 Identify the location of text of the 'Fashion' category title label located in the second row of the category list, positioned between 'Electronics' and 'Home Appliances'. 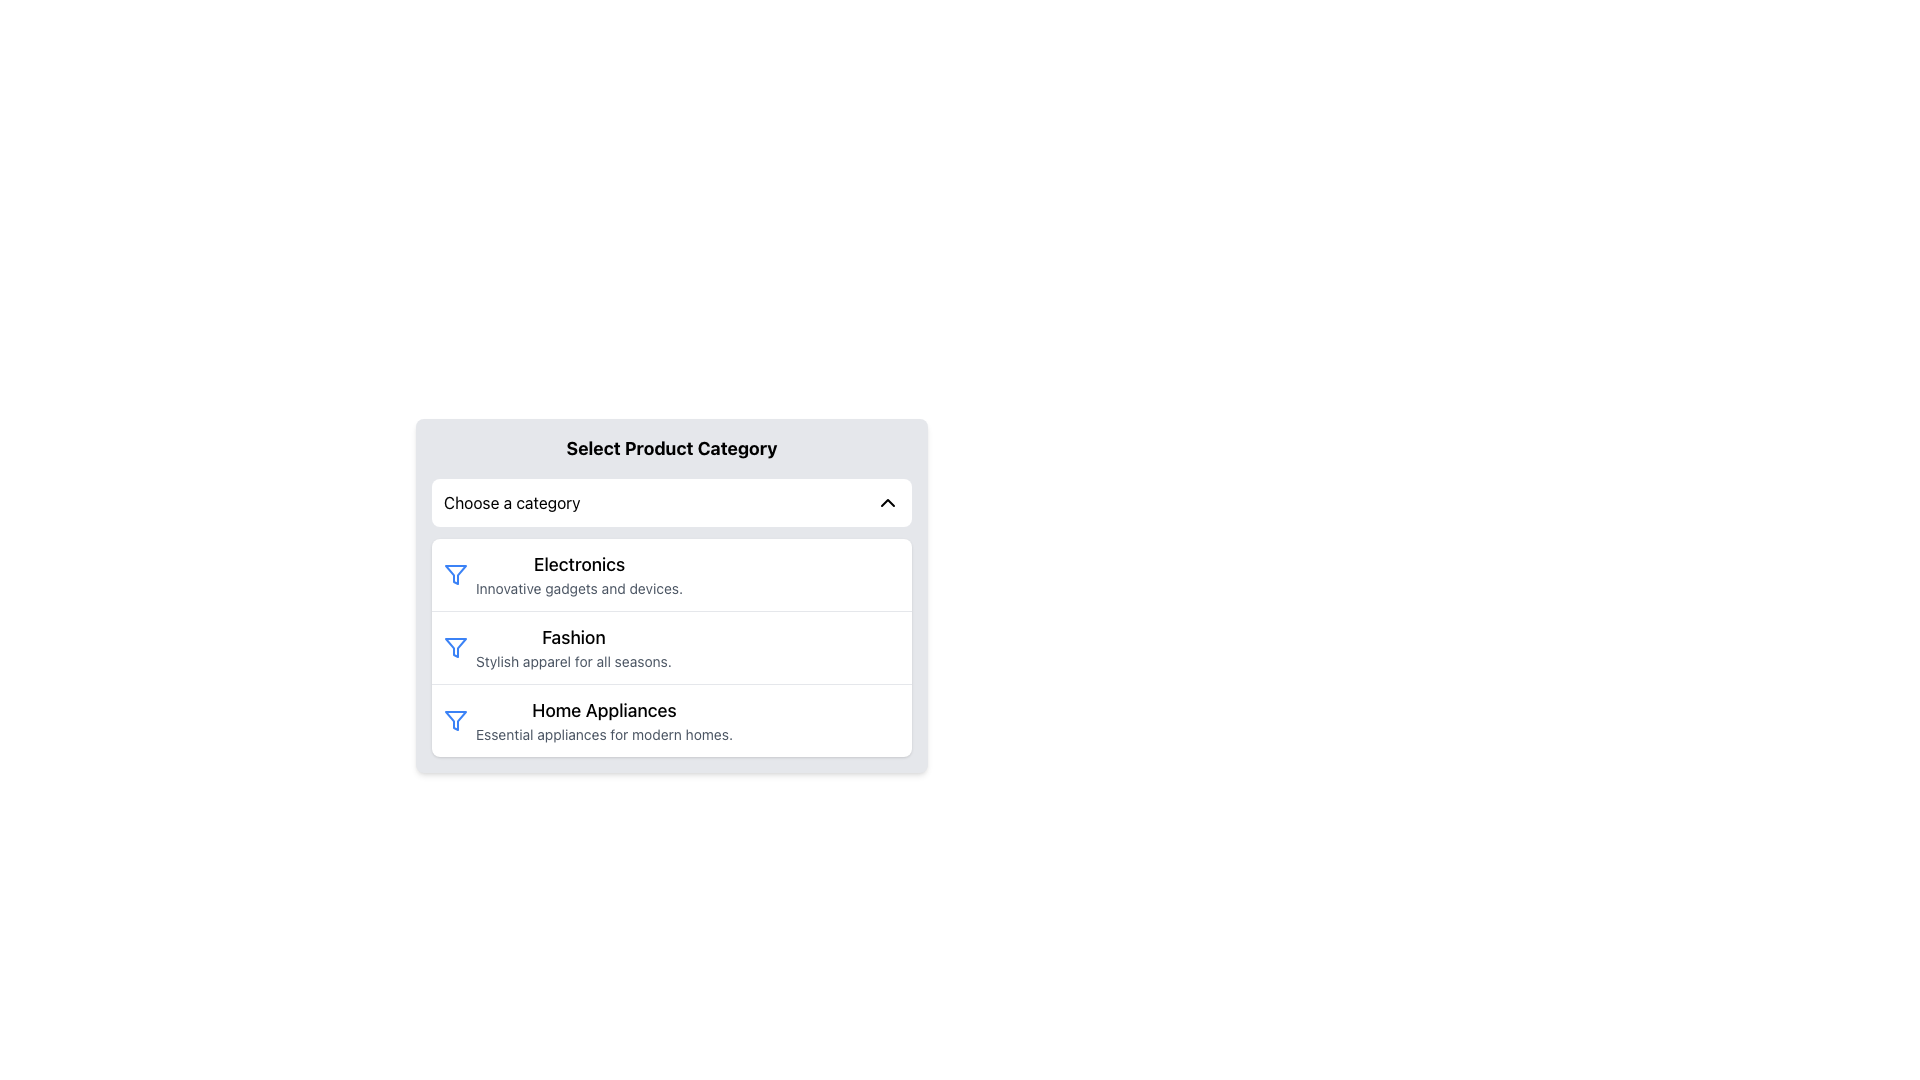
(572, 637).